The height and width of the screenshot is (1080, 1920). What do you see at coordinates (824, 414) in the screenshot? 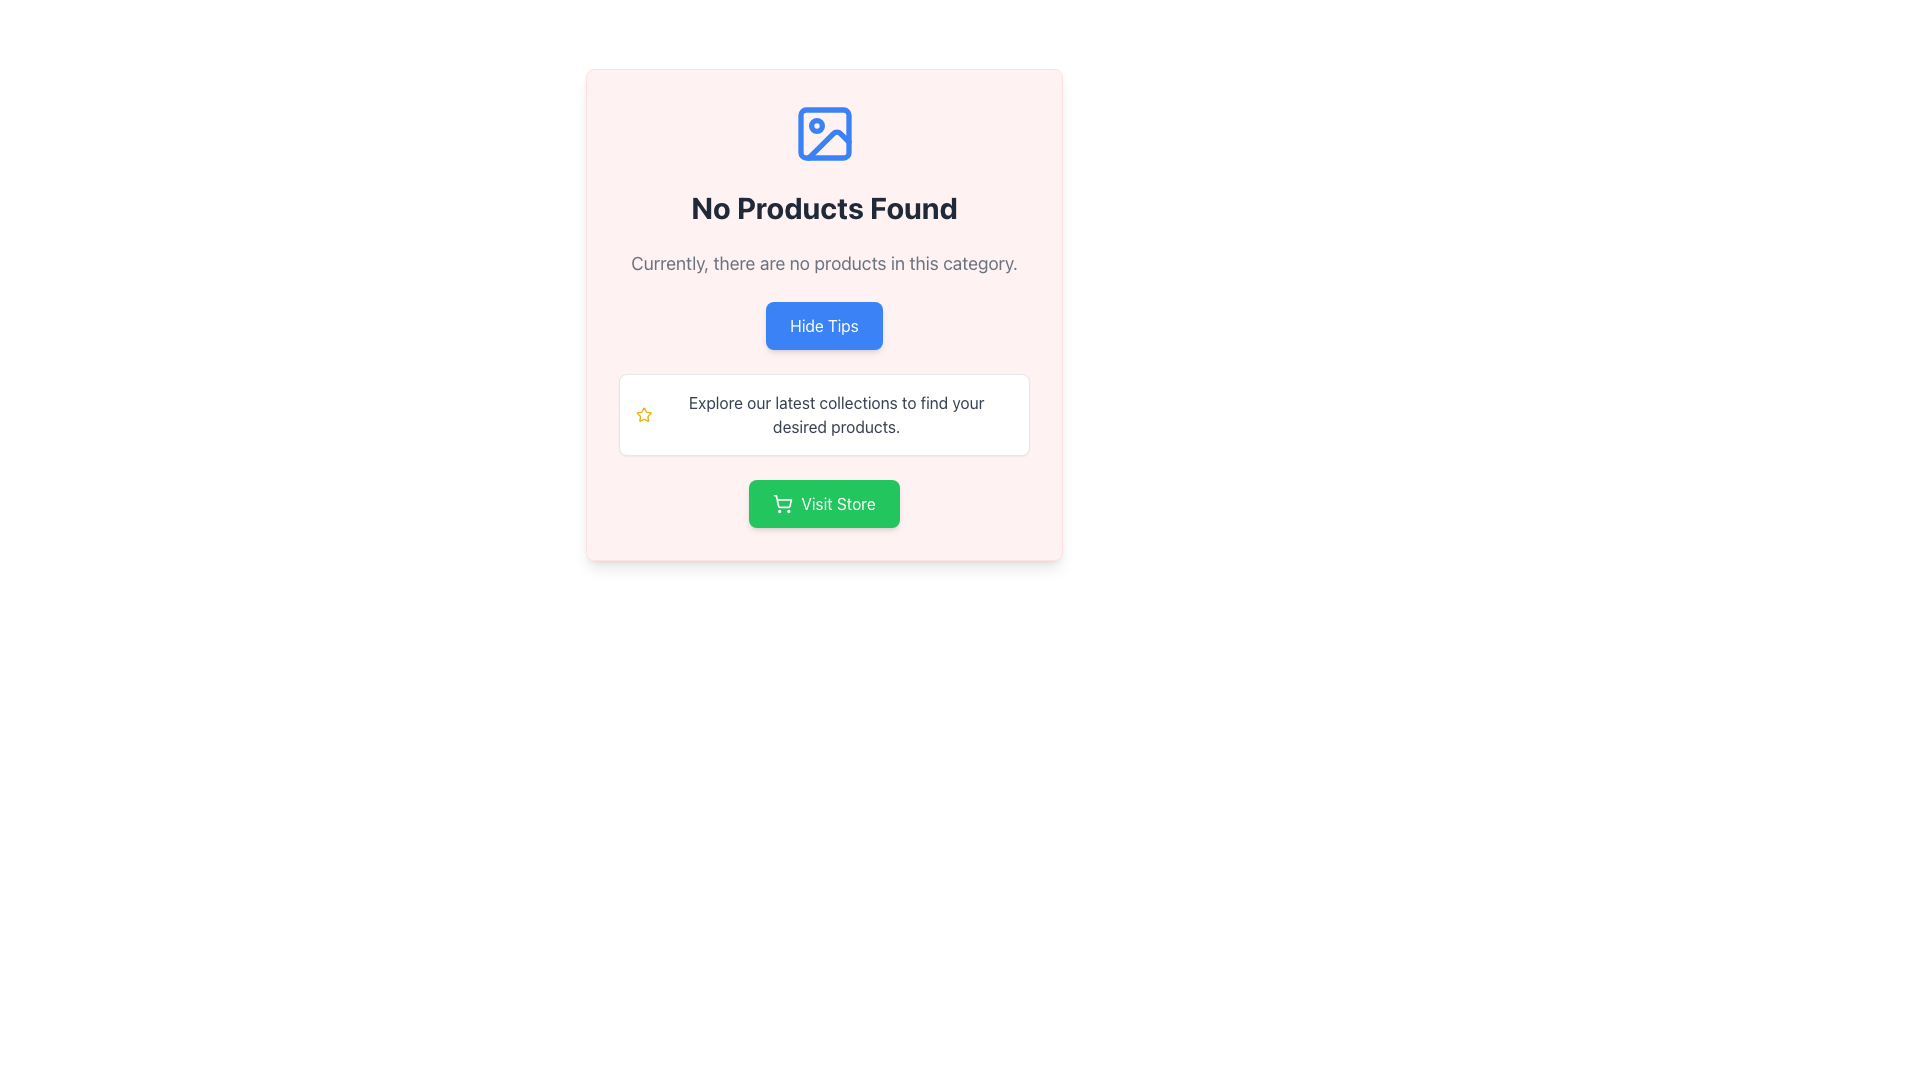
I see `the Static Text with Icon that indicates no products are currently available, located below the 'No Products Found' header and above the 'Visit Store' button` at bounding box center [824, 414].